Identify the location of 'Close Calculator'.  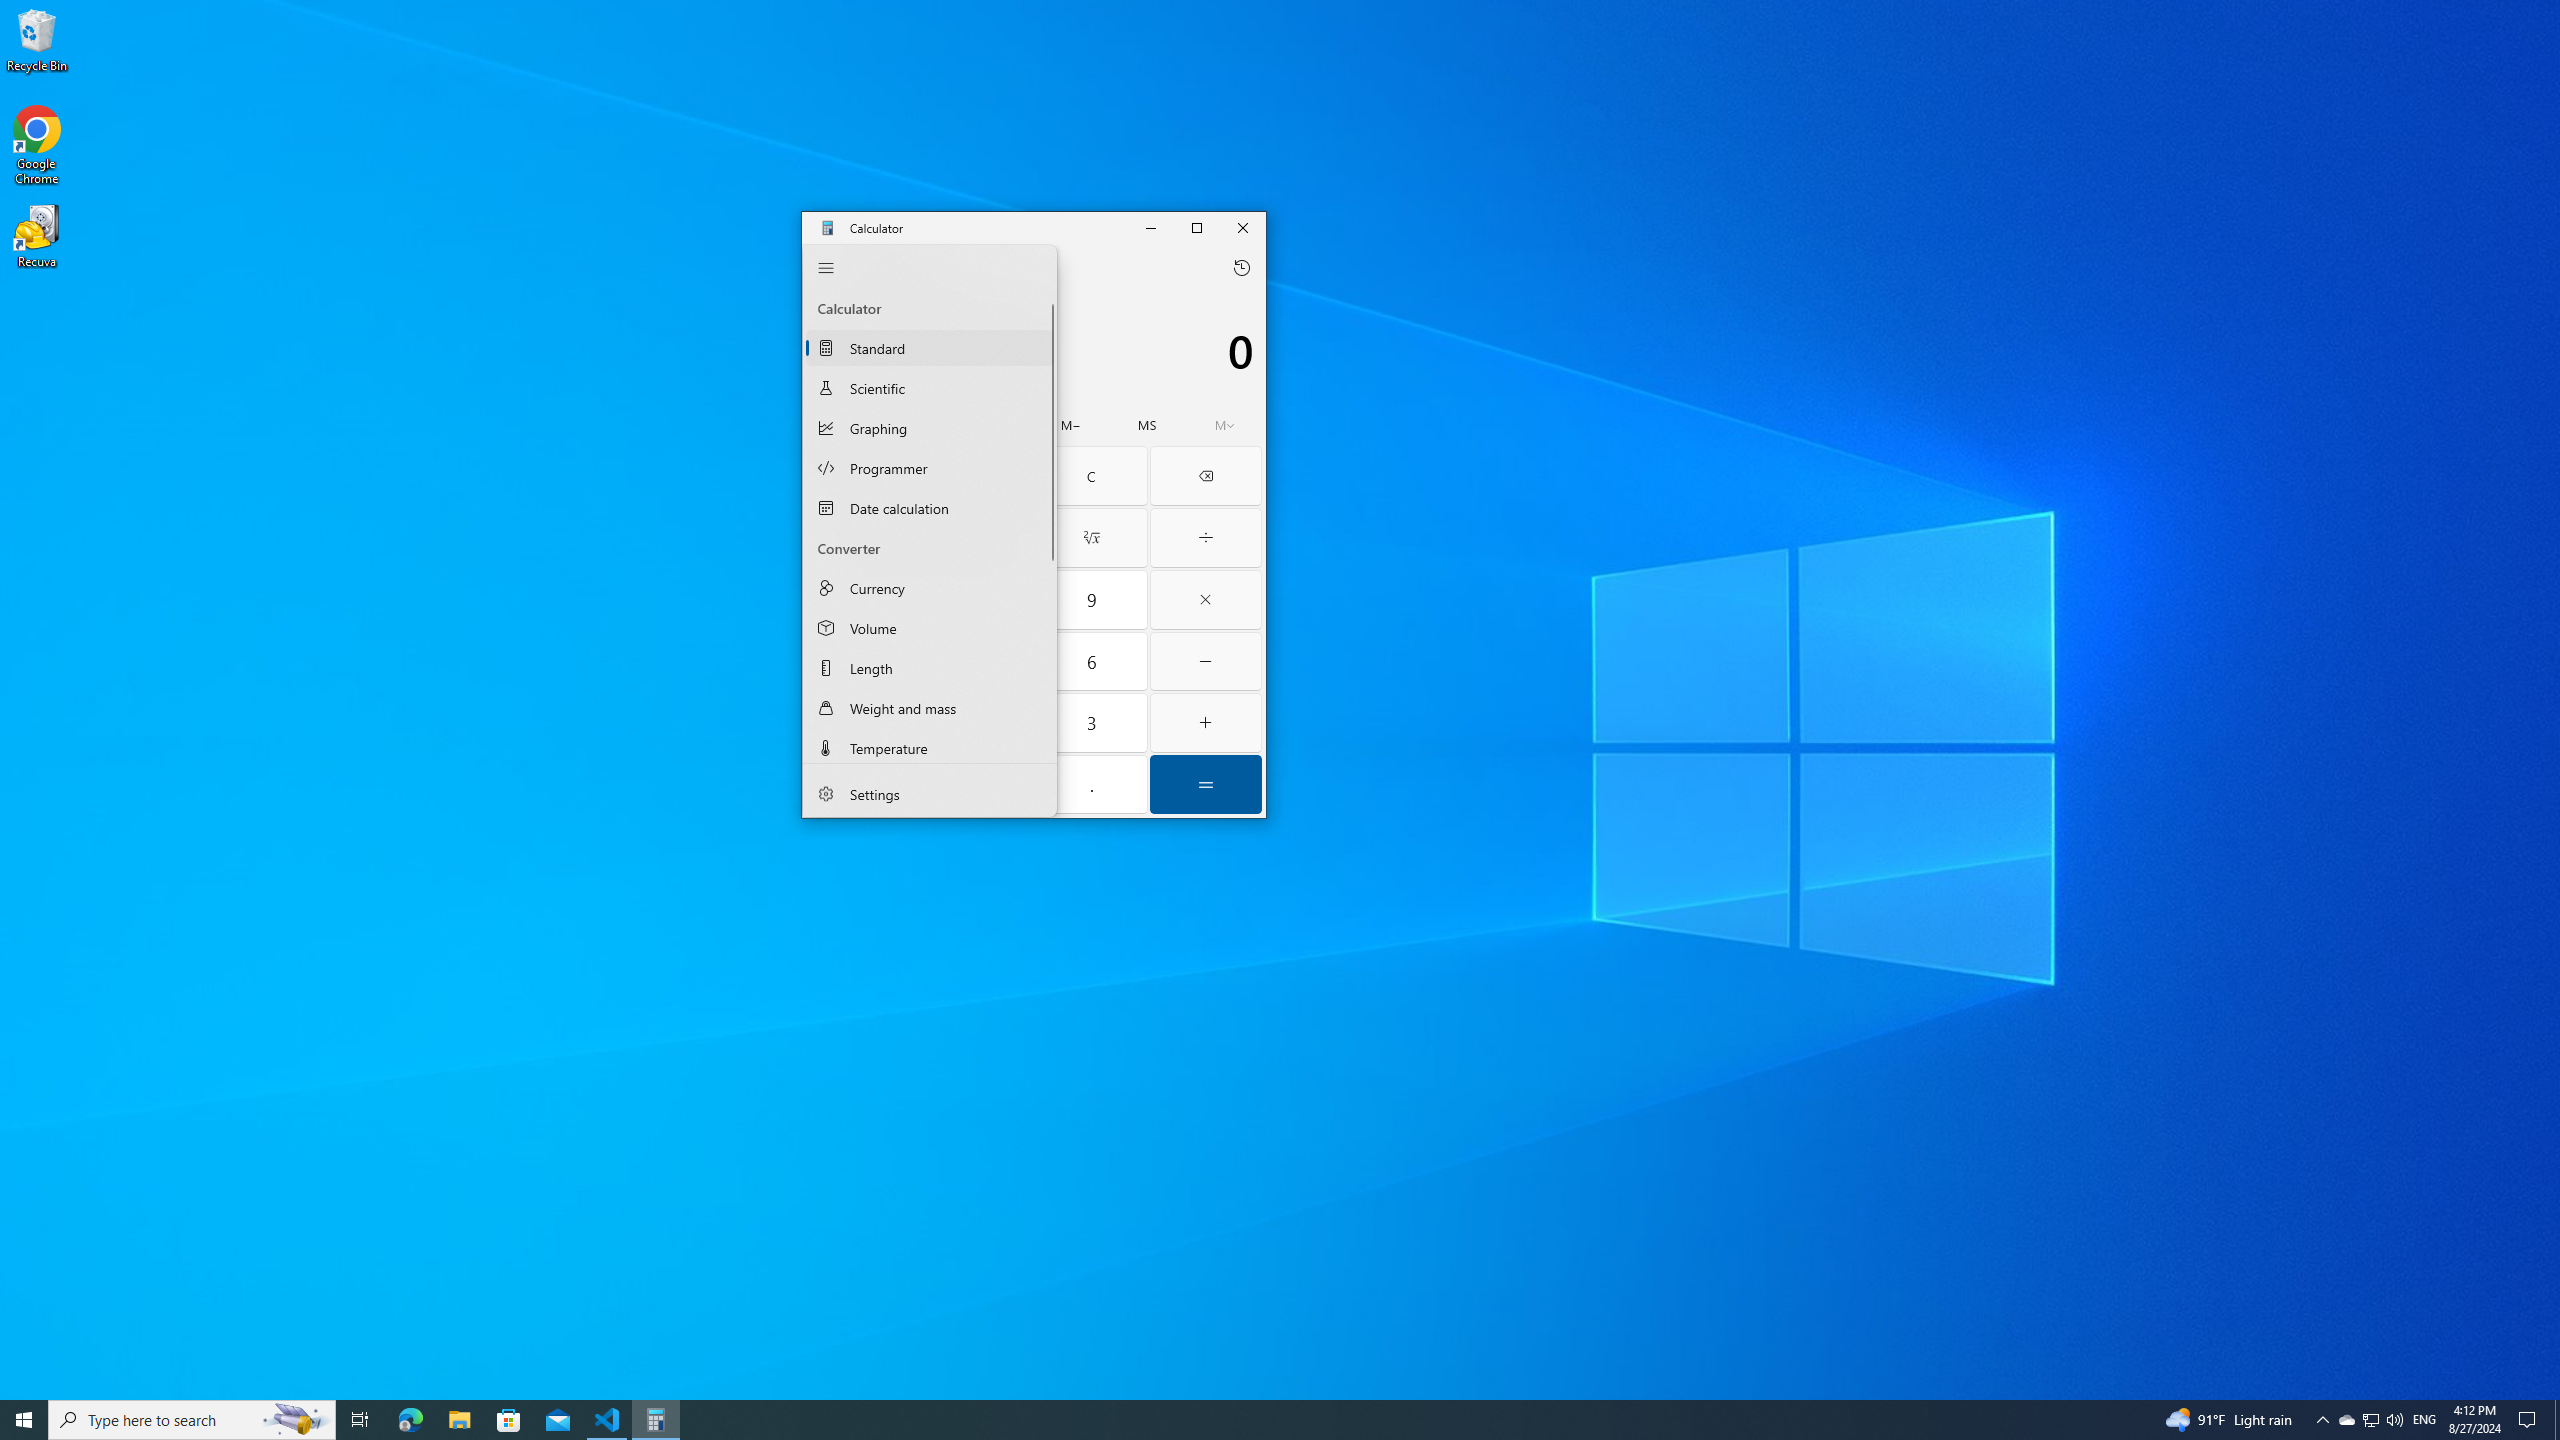
(1243, 226).